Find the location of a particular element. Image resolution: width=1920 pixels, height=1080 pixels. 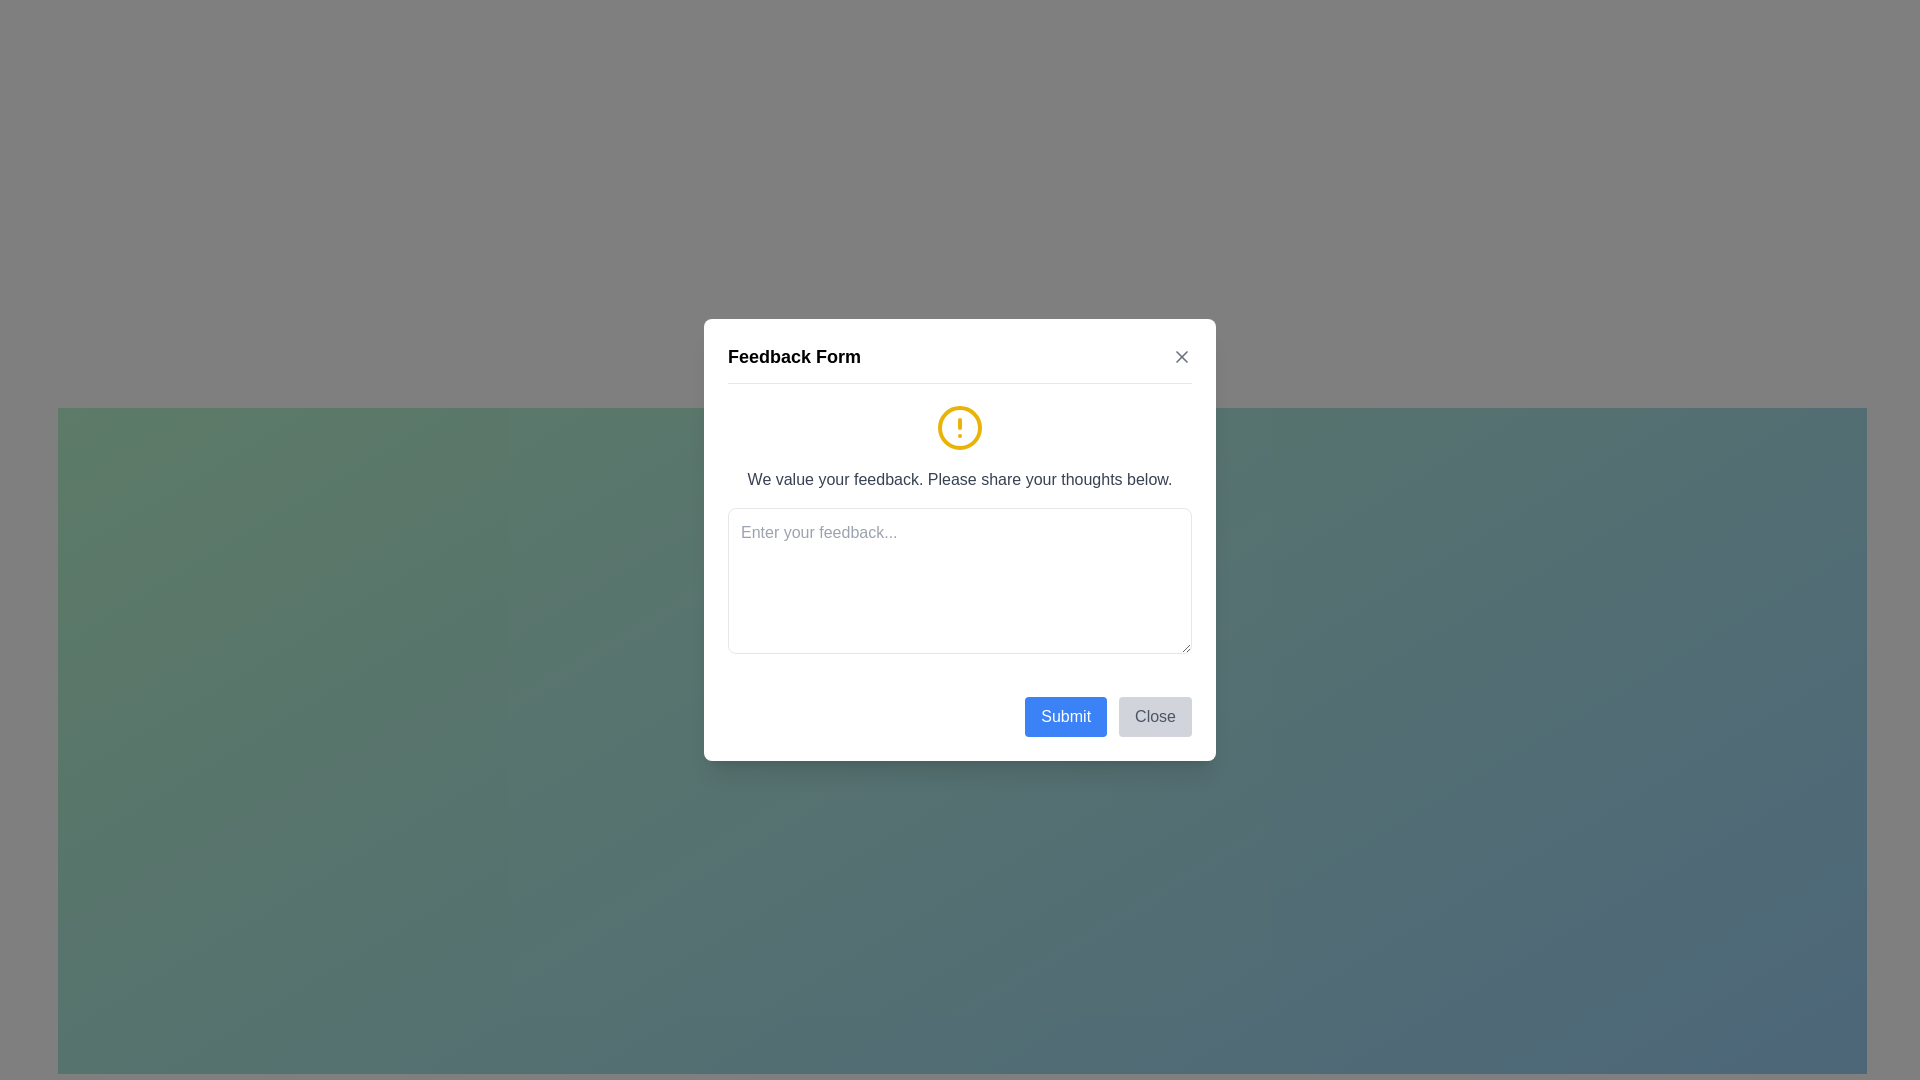

the 'Feedback Form' text label, which is the title of the form located at the top-left corner of the modal dialog box is located at coordinates (793, 356).